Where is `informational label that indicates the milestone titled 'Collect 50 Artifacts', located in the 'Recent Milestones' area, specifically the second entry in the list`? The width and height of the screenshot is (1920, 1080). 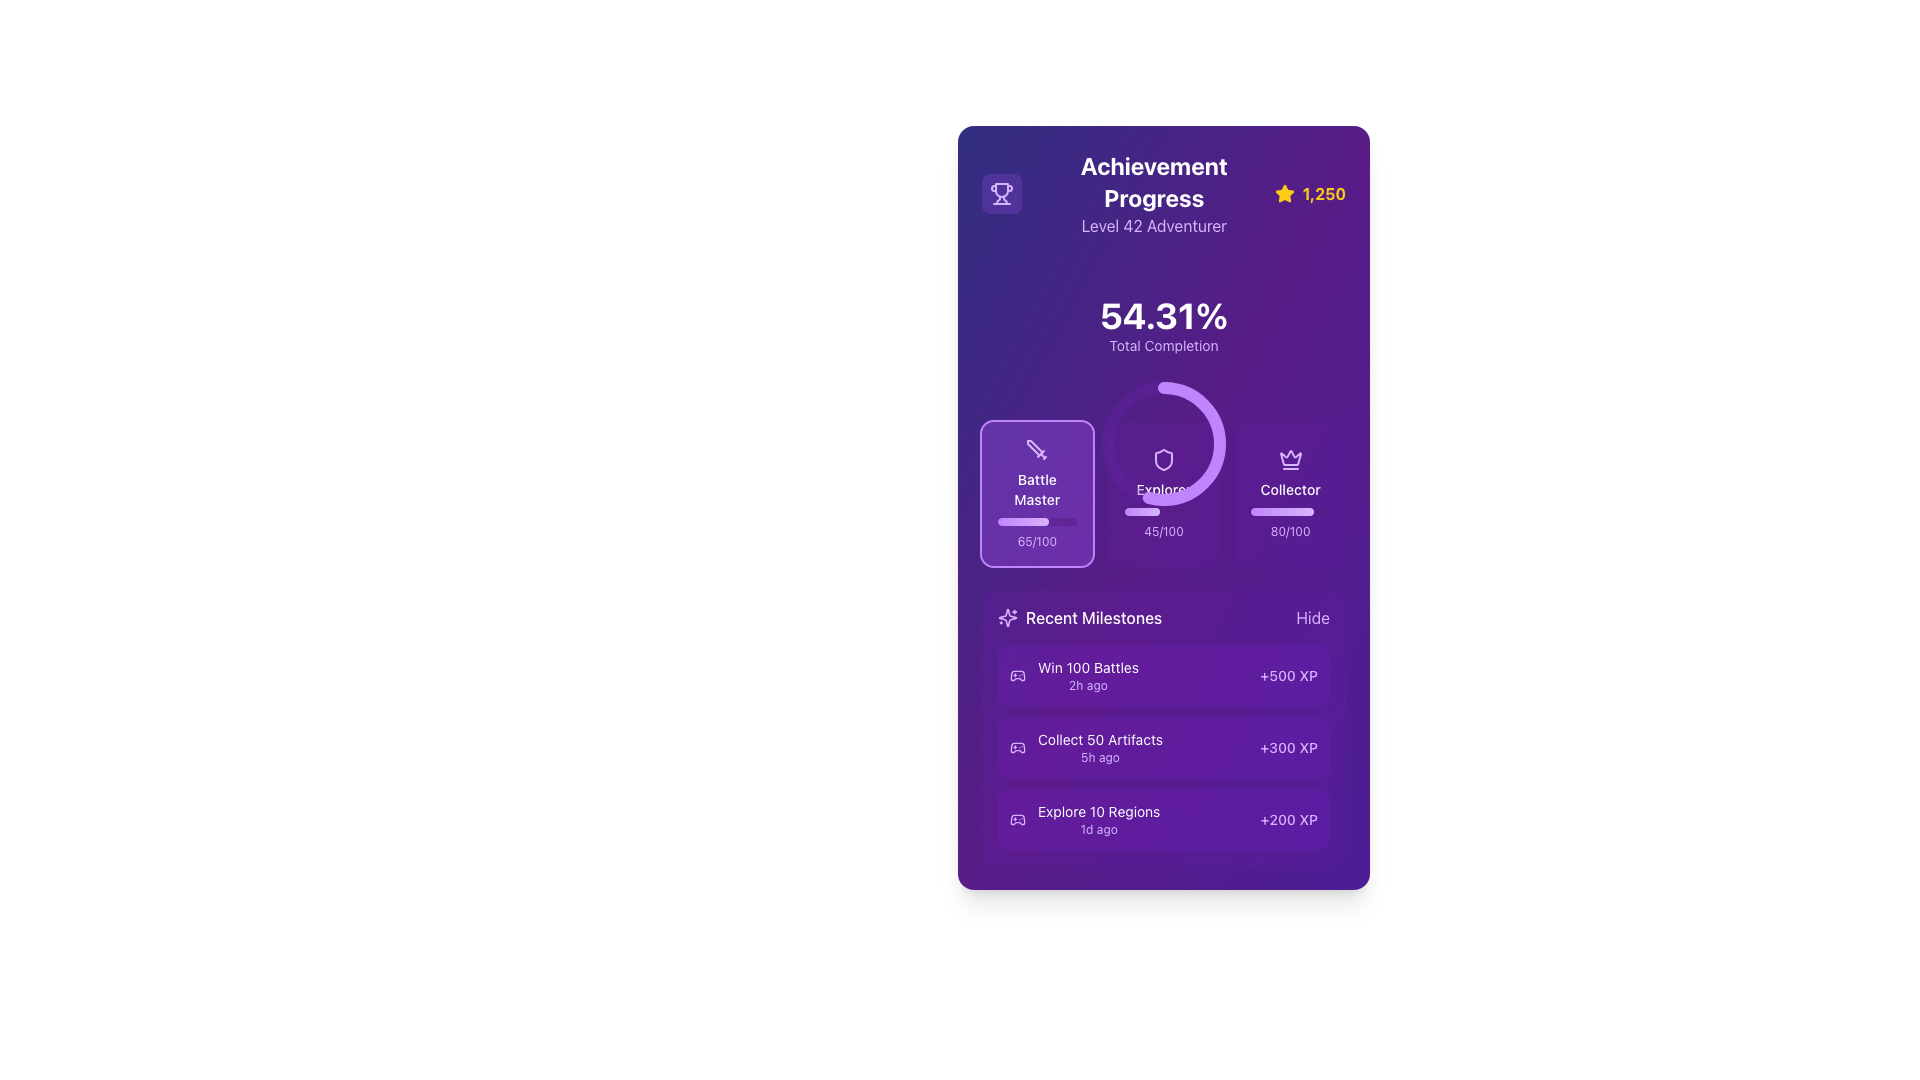
informational label that indicates the milestone titled 'Collect 50 Artifacts', located in the 'Recent Milestones' area, specifically the second entry in the list is located at coordinates (1099, 740).